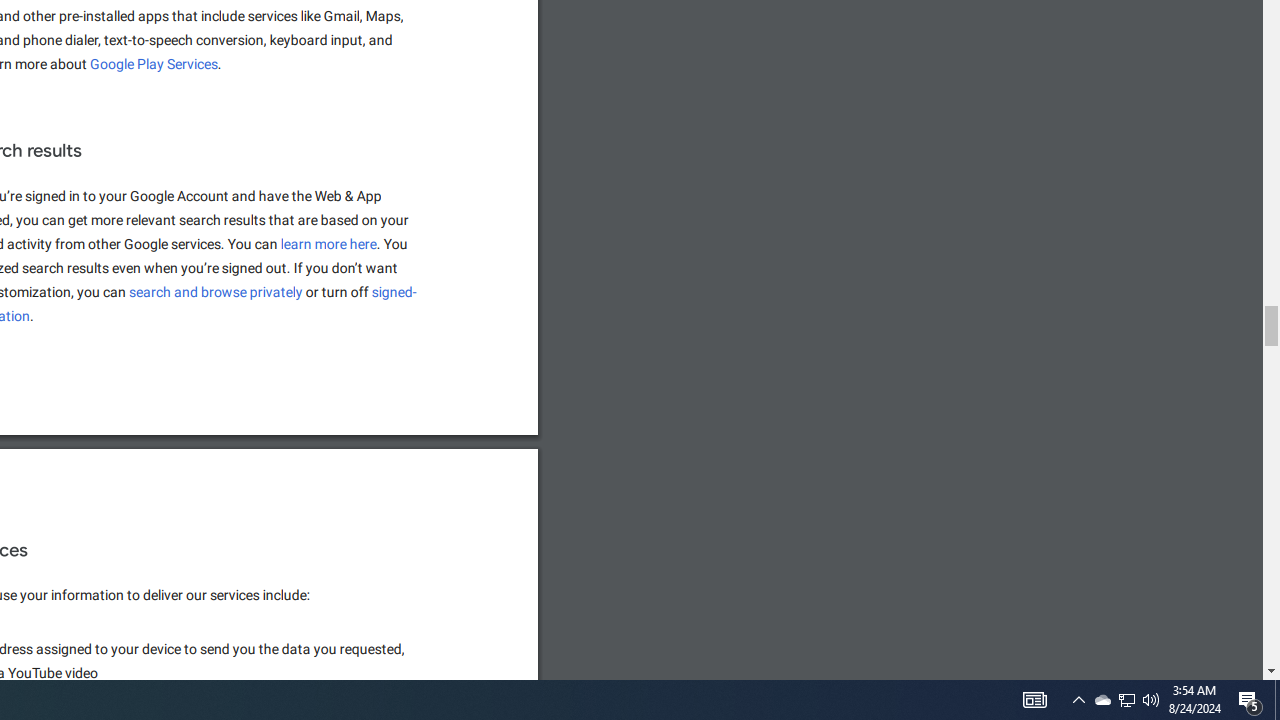 The image size is (1280, 720). What do you see at coordinates (216, 292) in the screenshot?
I see `'search and browse privately'` at bounding box center [216, 292].